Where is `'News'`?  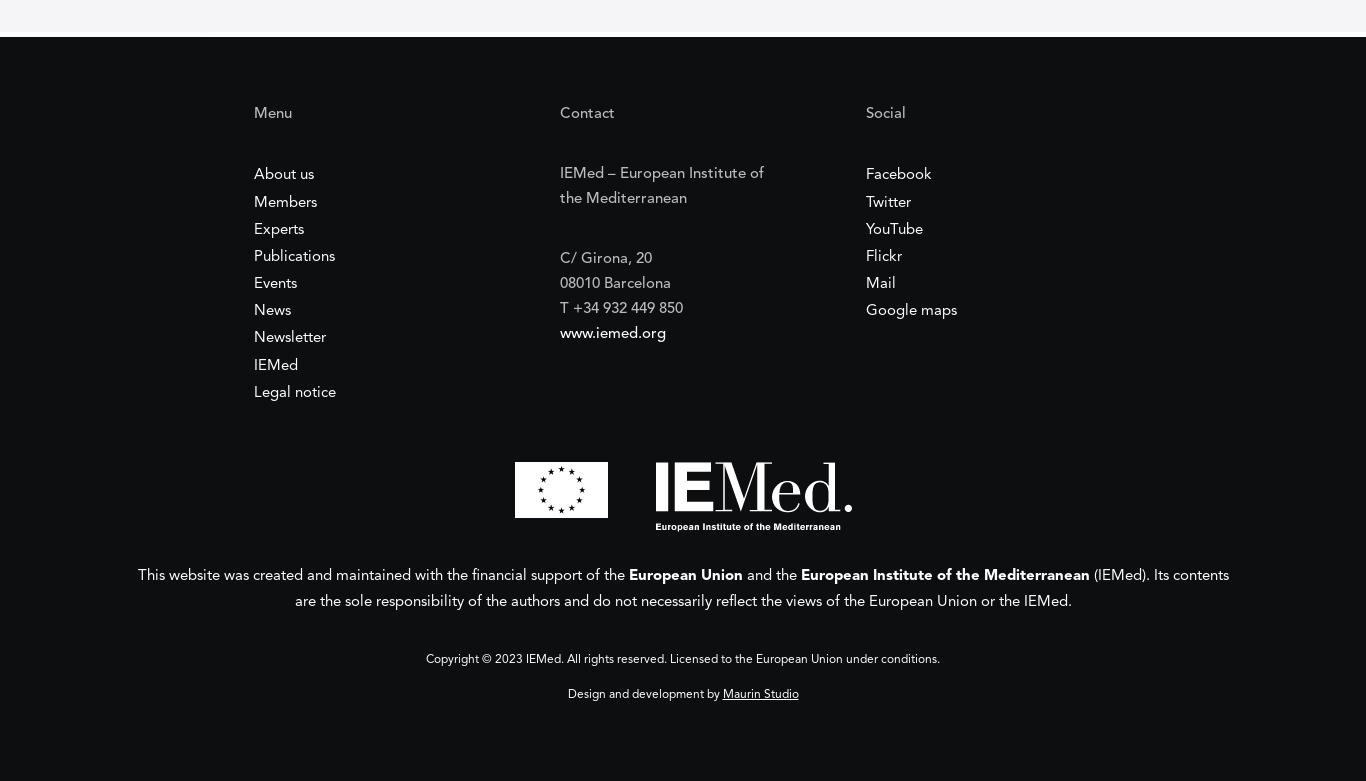 'News' is located at coordinates (271, 311).